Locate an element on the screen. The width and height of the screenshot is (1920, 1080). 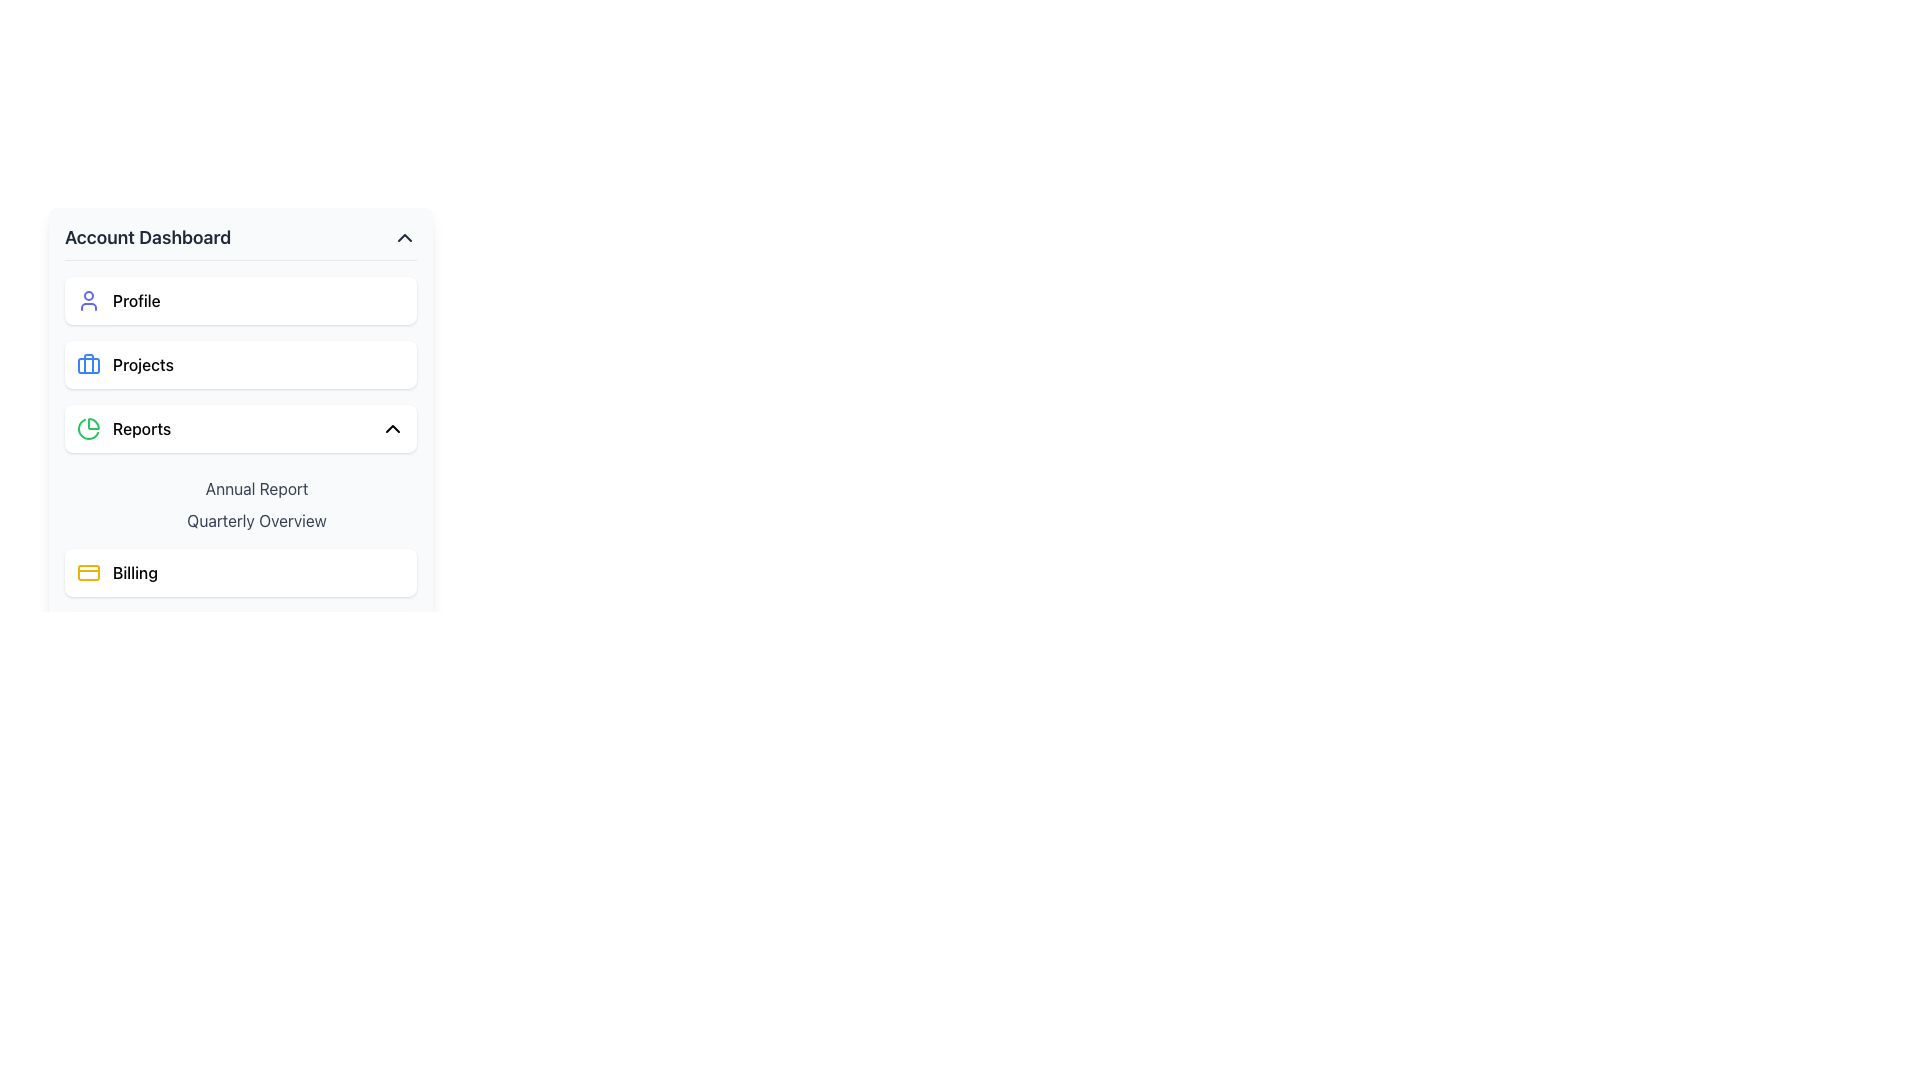
the pie chart icon in the 'Reports' list item, which is green and positioned to the left of the 'Reports' text label is located at coordinates (88, 427).